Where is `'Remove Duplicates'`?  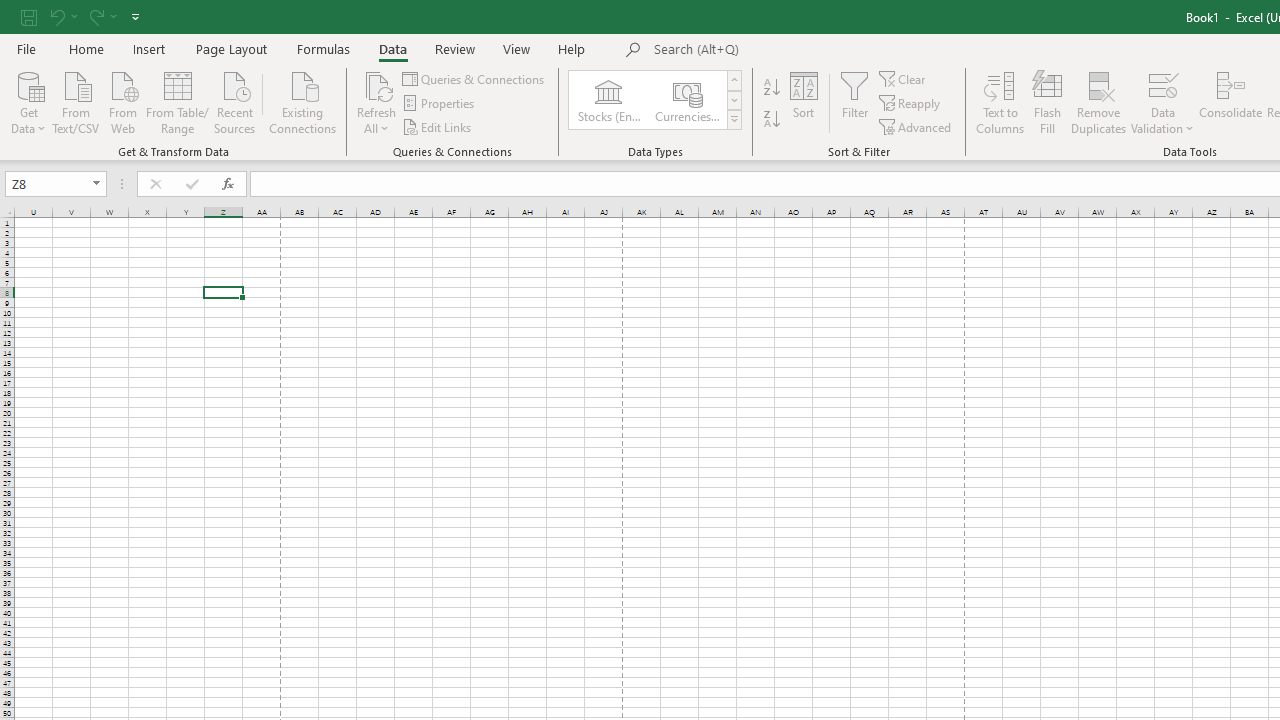
'Remove Duplicates' is located at coordinates (1097, 103).